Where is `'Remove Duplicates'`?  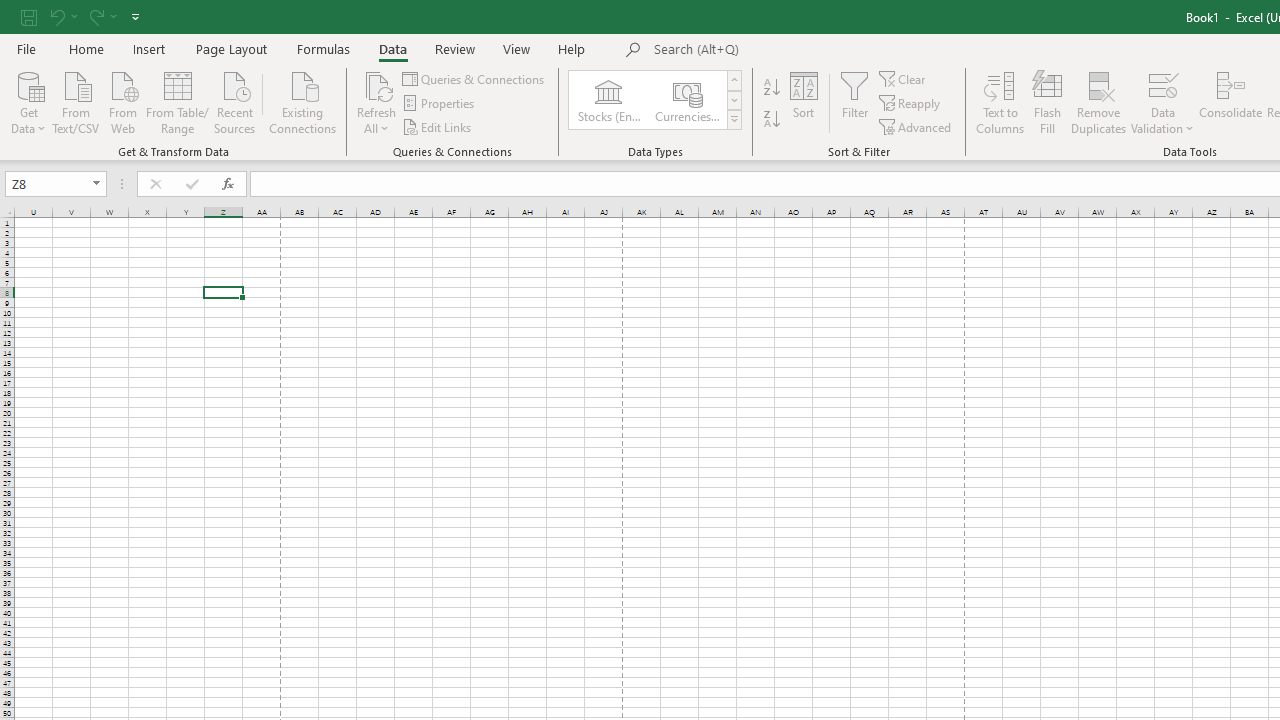
'Remove Duplicates' is located at coordinates (1097, 103).